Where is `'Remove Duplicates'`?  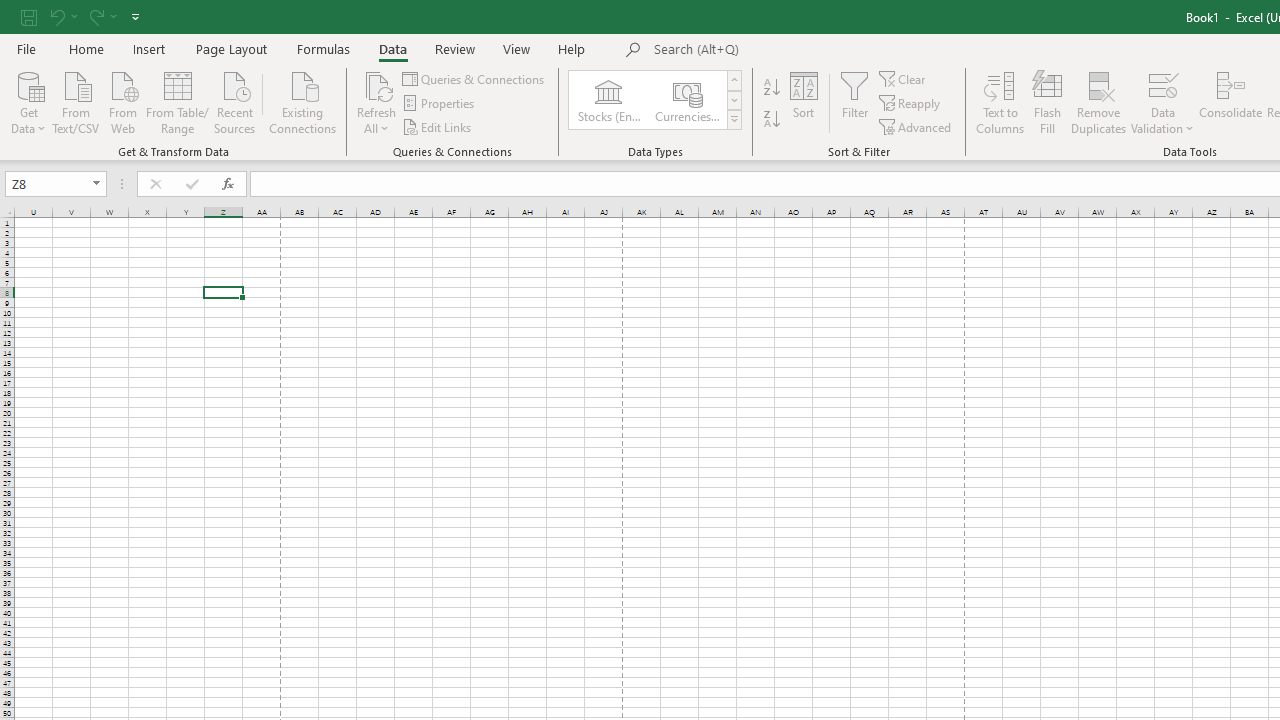
'Remove Duplicates' is located at coordinates (1097, 103).